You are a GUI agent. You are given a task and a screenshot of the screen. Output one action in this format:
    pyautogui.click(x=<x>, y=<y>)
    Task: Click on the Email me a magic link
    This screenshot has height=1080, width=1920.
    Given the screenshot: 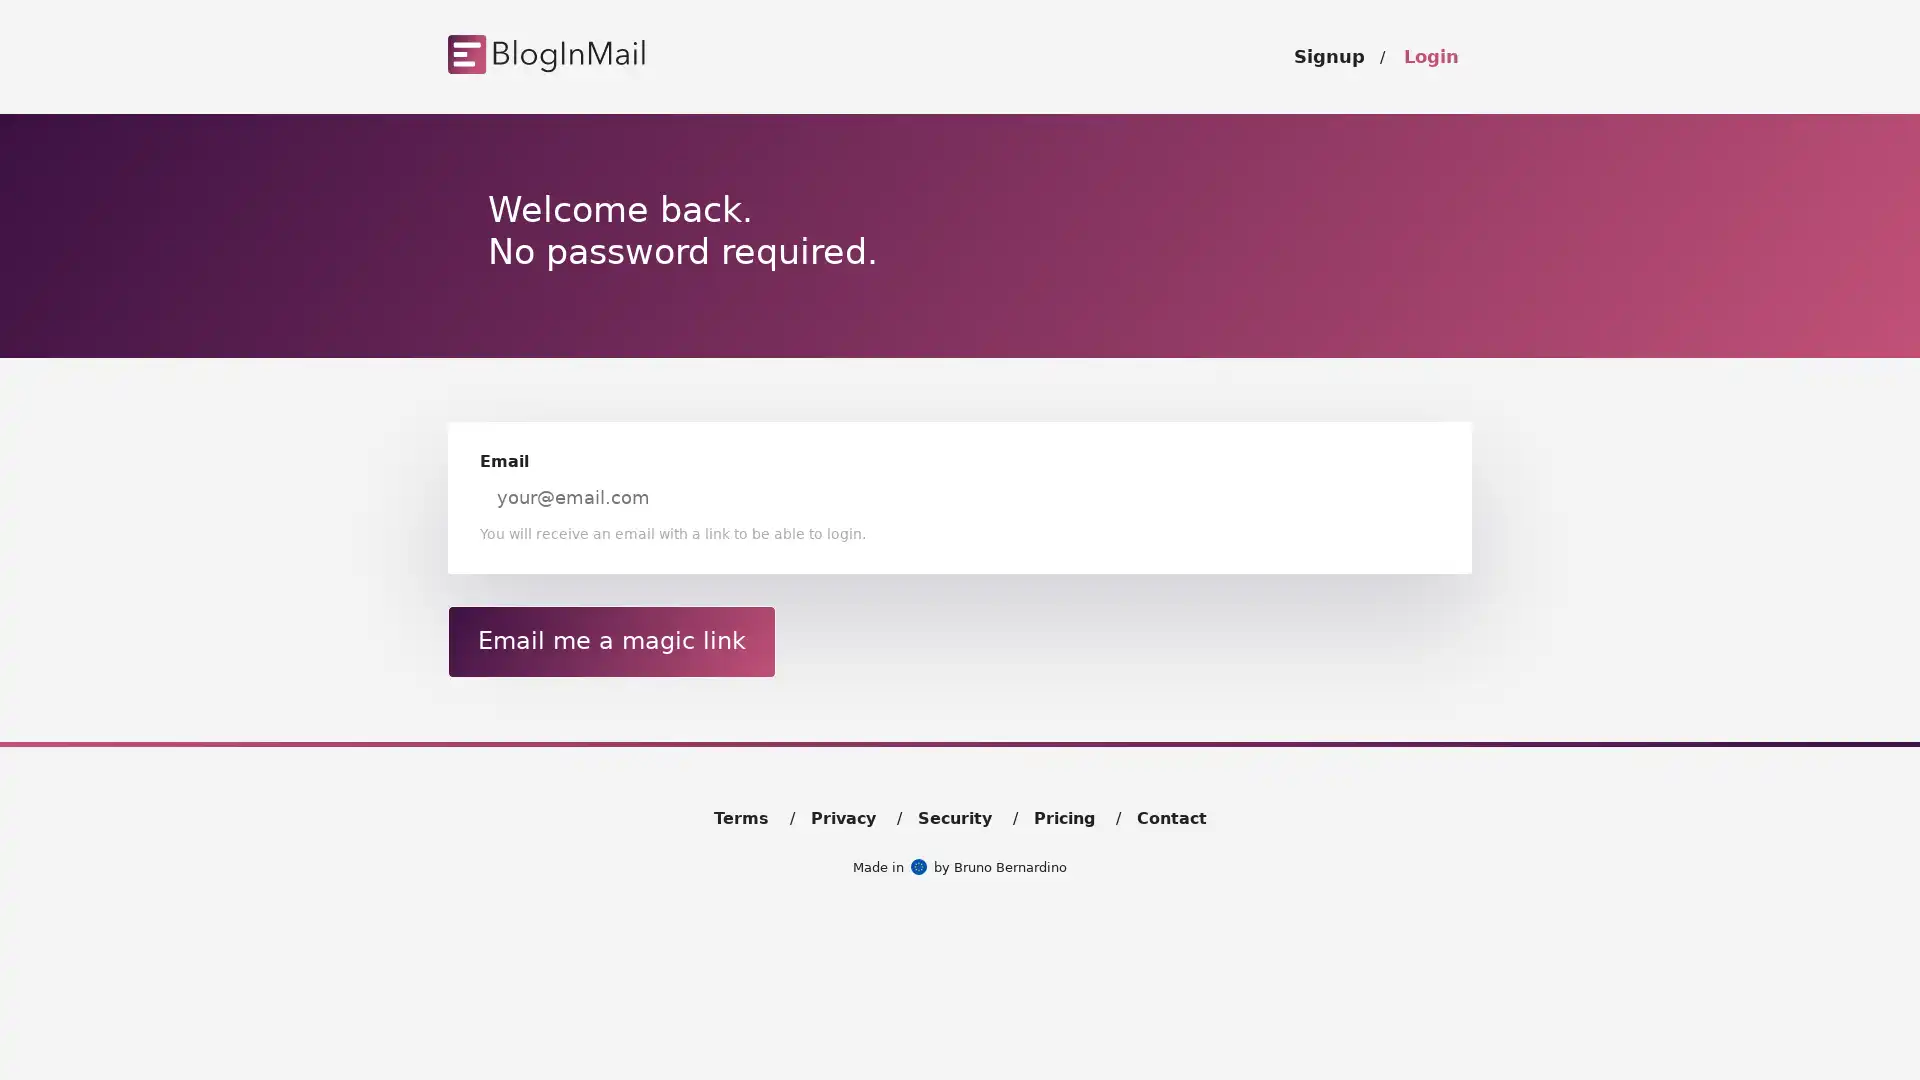 What is the action you would take?
    pyautogui.click(x=610, y=640)
    